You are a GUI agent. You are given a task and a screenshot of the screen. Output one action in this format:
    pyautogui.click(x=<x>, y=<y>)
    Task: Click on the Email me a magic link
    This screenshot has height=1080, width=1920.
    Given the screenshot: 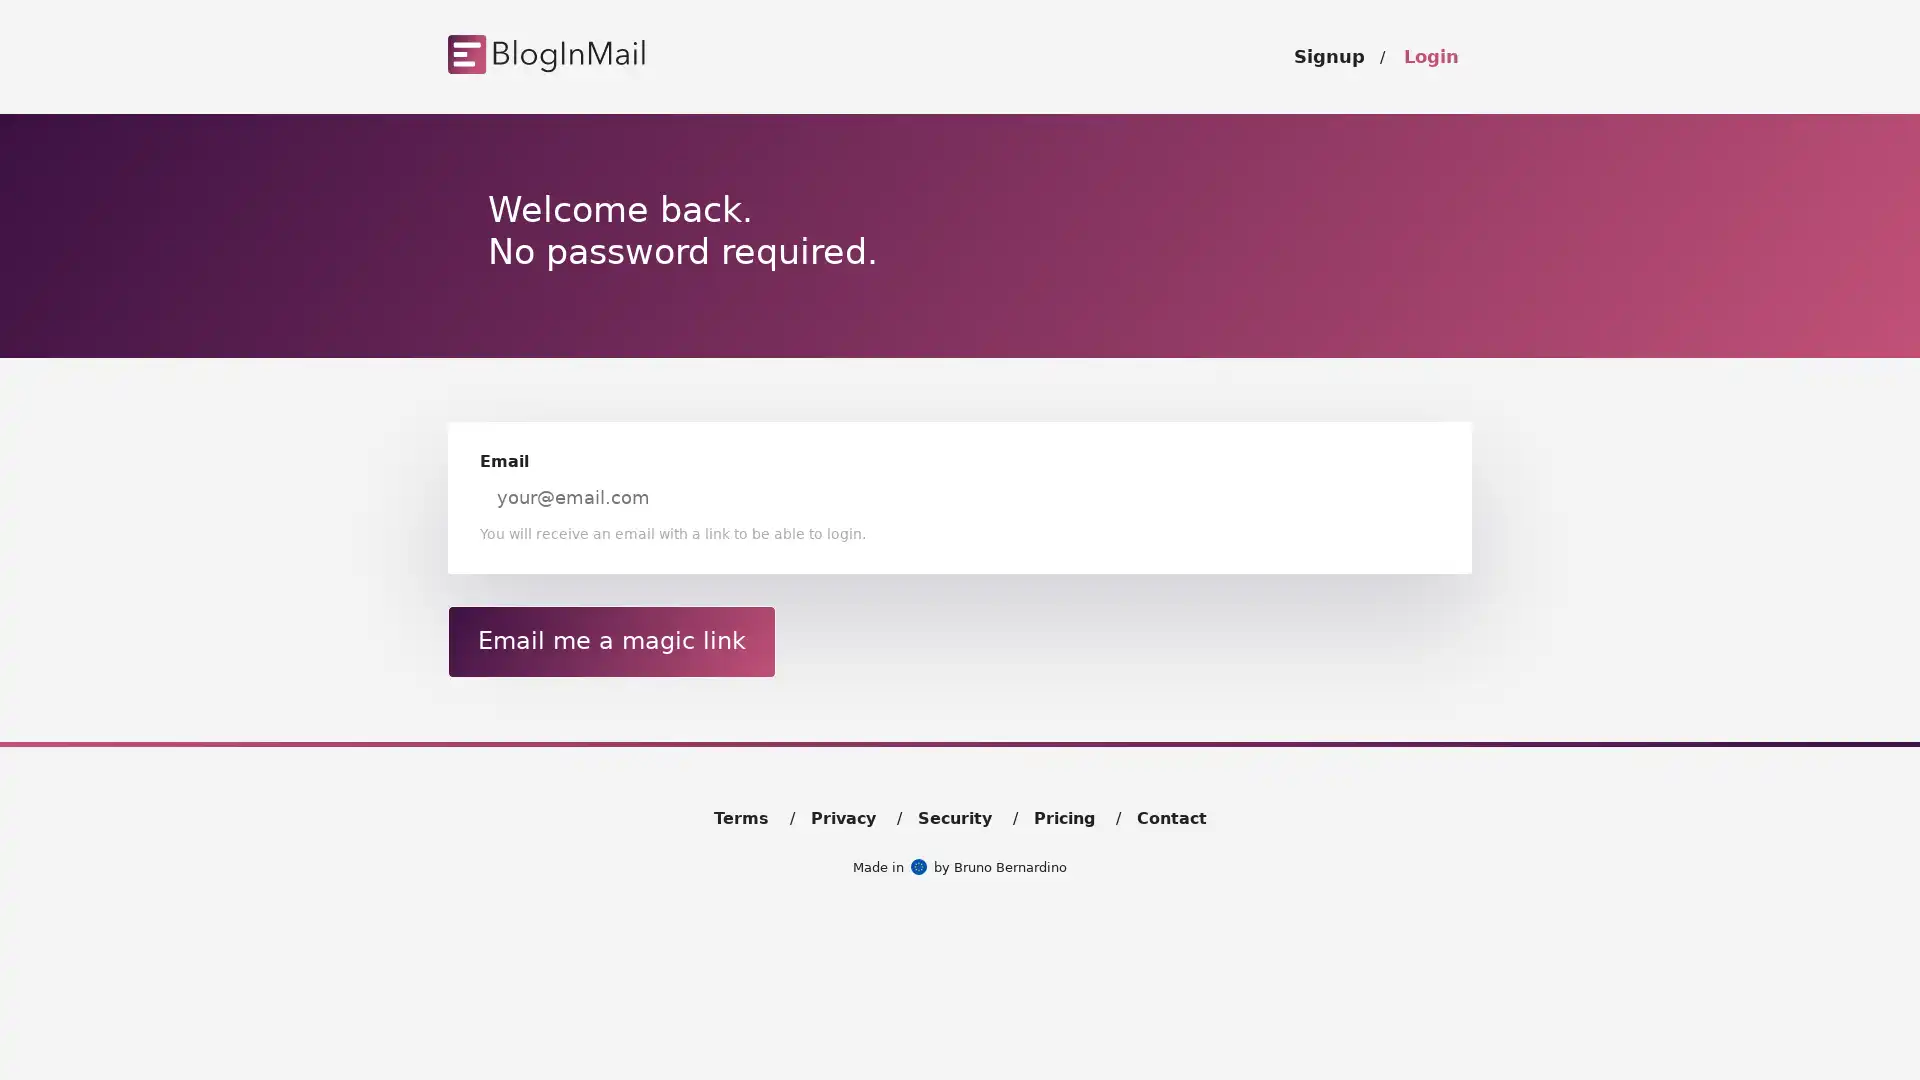 What is the action you would take?
    pyautogui.click(x=610, y=640)
    